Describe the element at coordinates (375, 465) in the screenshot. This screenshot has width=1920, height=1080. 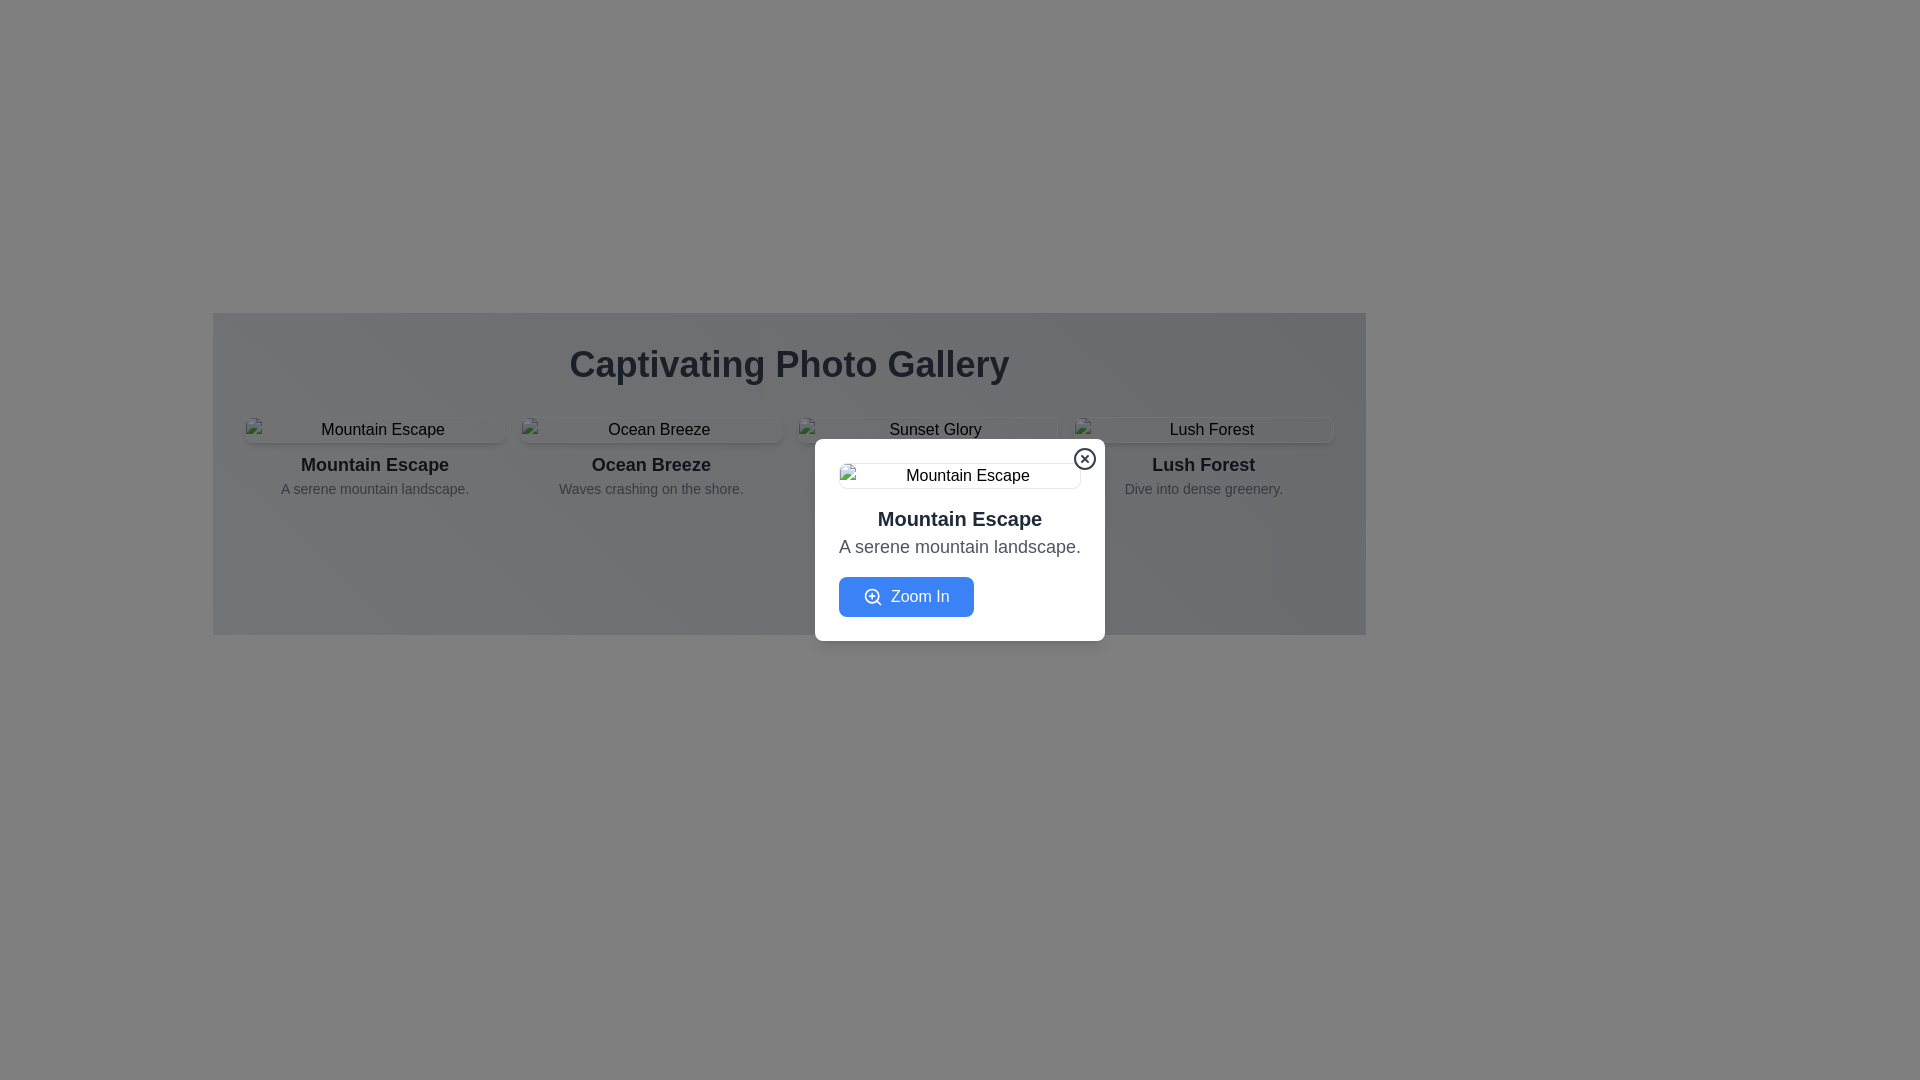
I see `the title text label that serves as the name of the showcased feature, located in the center of the modal, above the descriptive text` at that location.